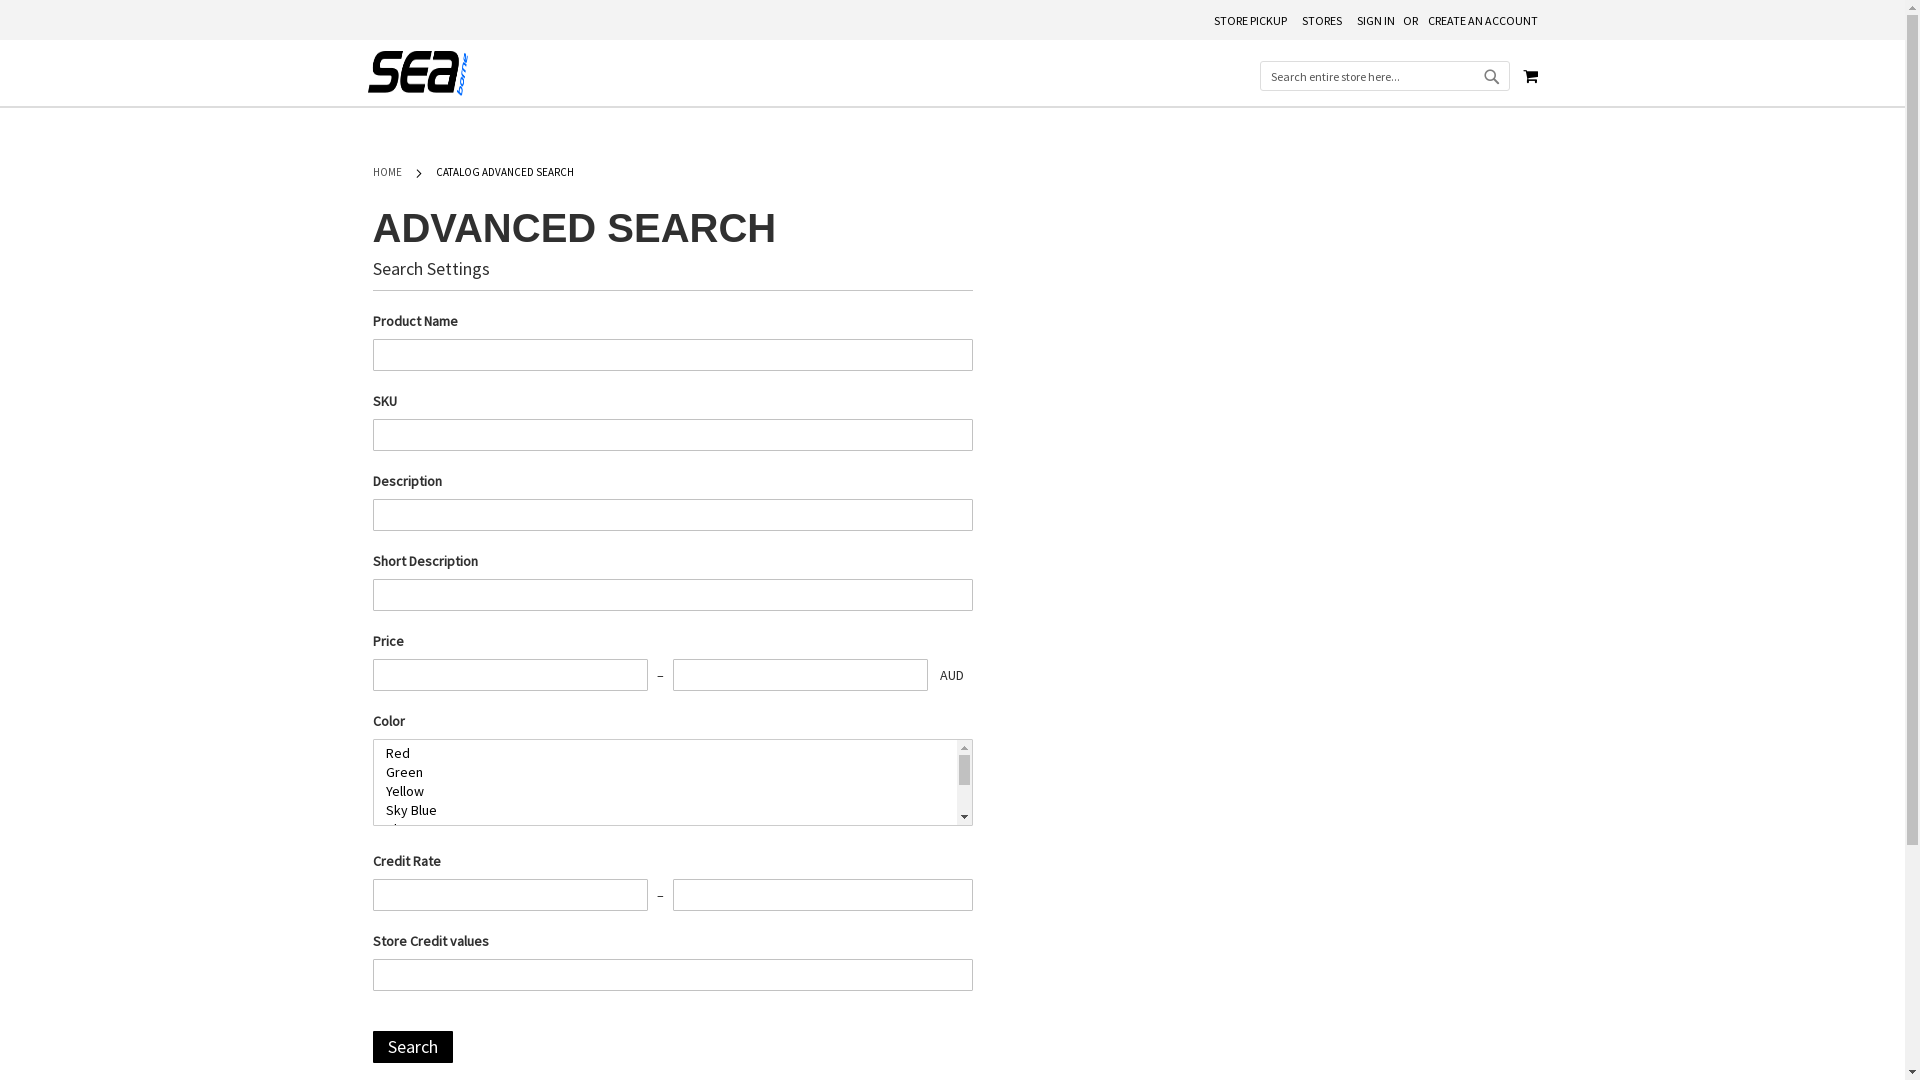  What do you see at coordinates (387, 171) in the screenshot?
I see `'HOME'` at bounding box center [387, 171].